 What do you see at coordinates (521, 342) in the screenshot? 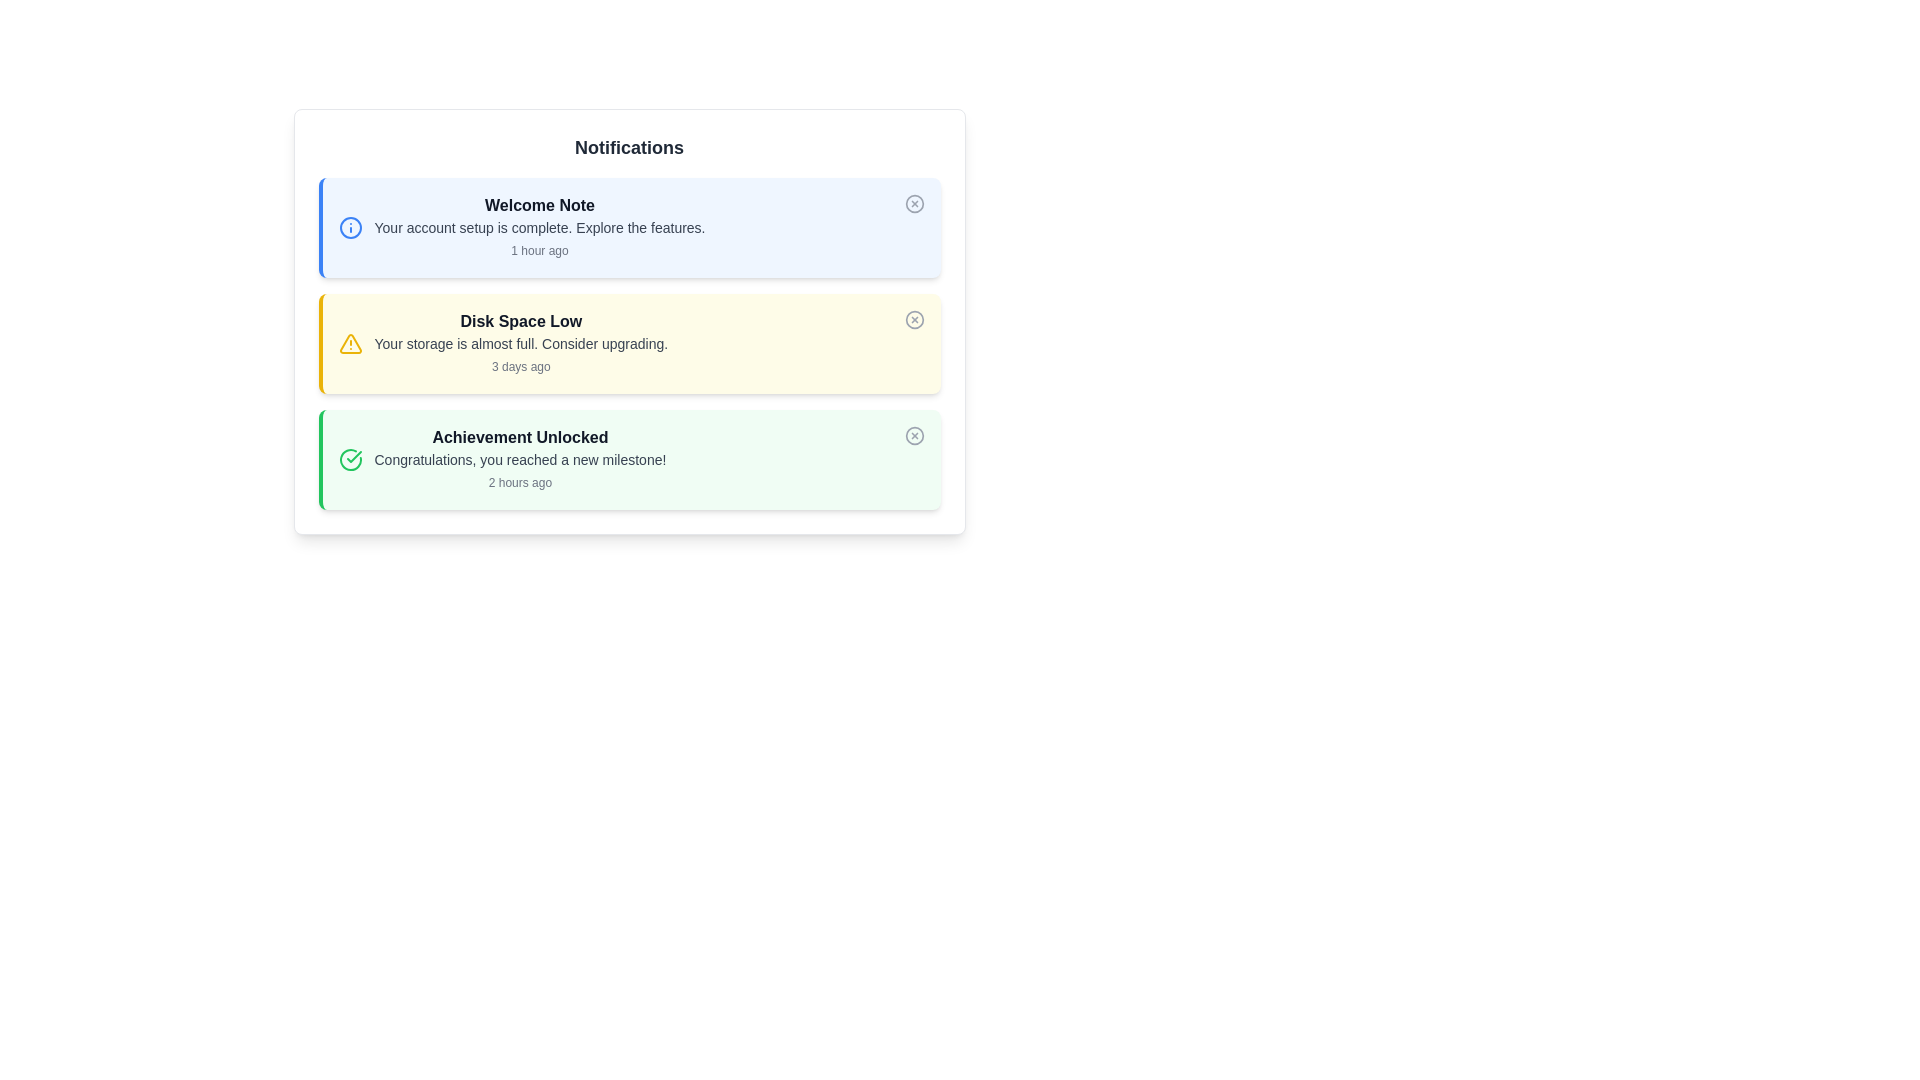
I see `the text element displaying 'Your storage is almost full. Consider upgrading.' which is positioned below 'Disk Space Low' within a yellow-background notification card` at bounding box center [521, 342].